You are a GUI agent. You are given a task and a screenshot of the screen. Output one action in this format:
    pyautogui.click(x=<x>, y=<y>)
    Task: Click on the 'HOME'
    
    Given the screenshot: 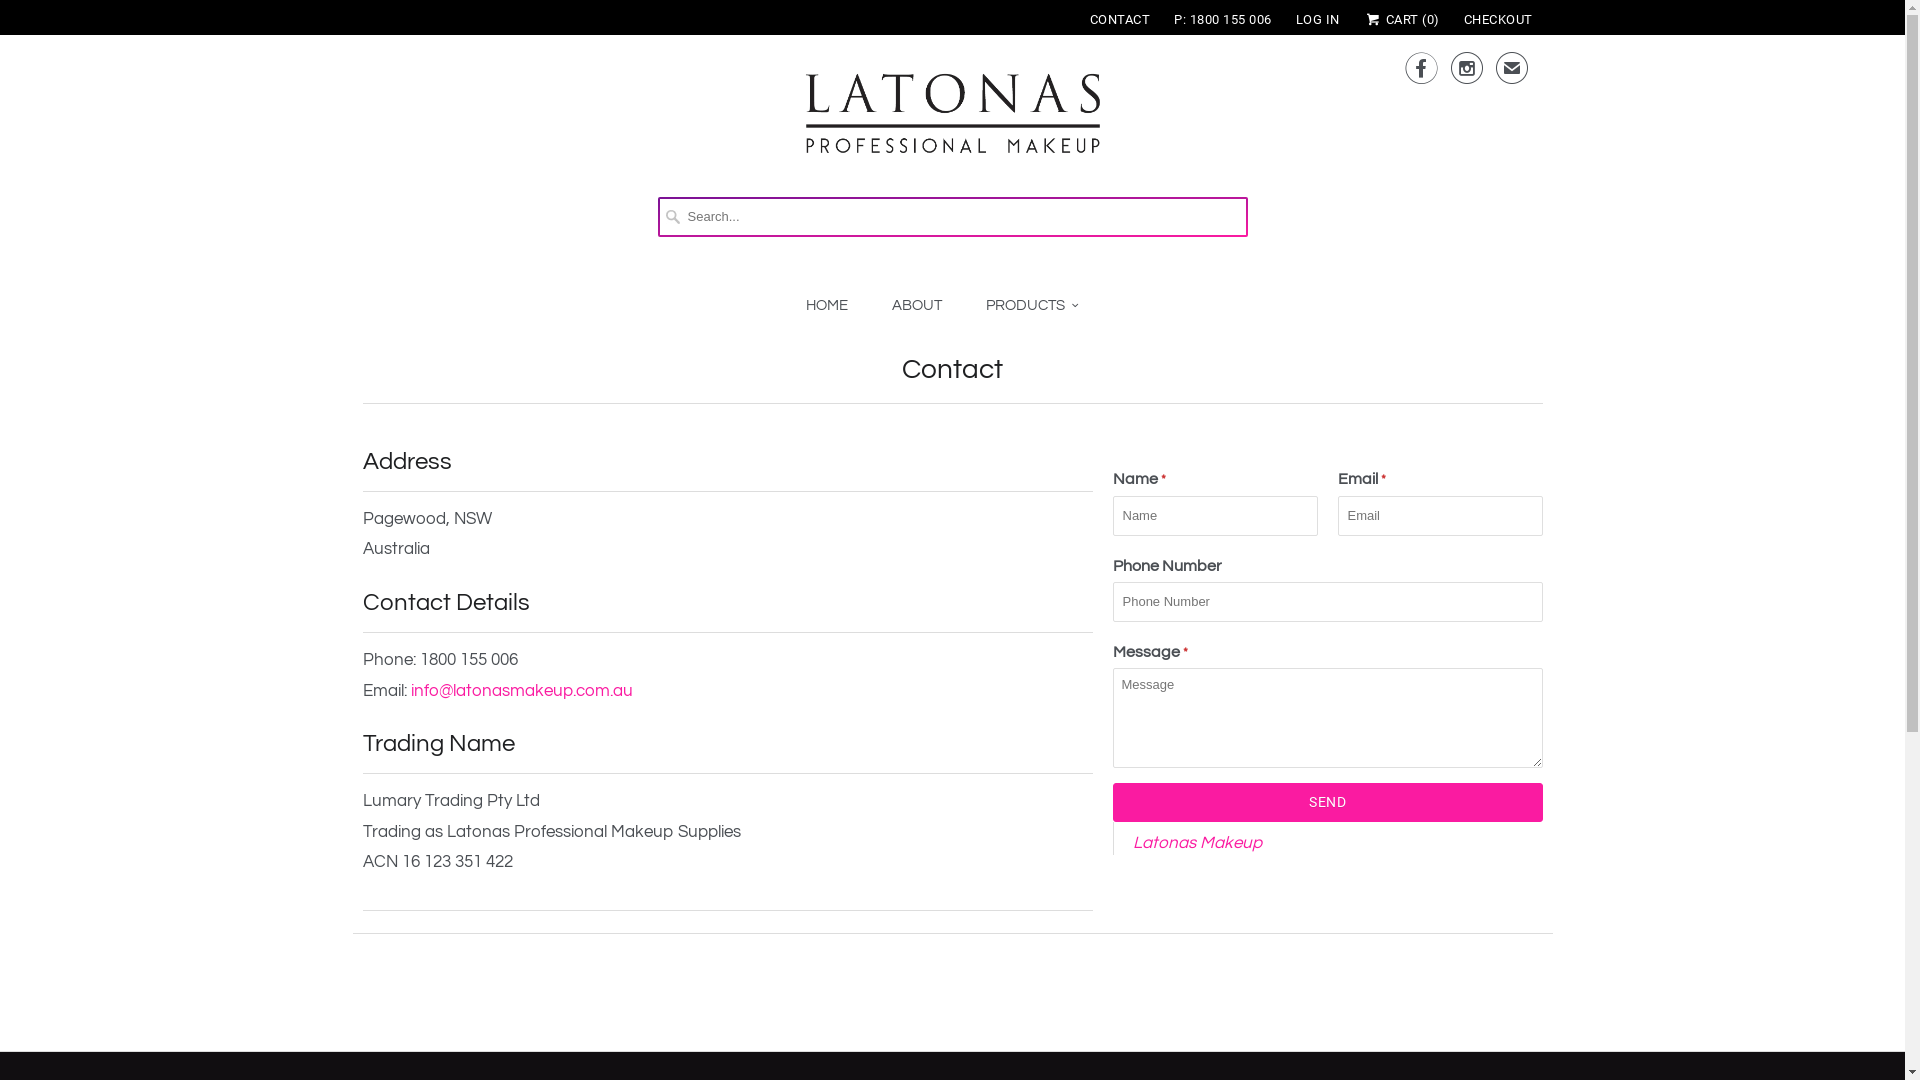 What is the action you would take?
    pyautogui.click(x=806, y=305)
    